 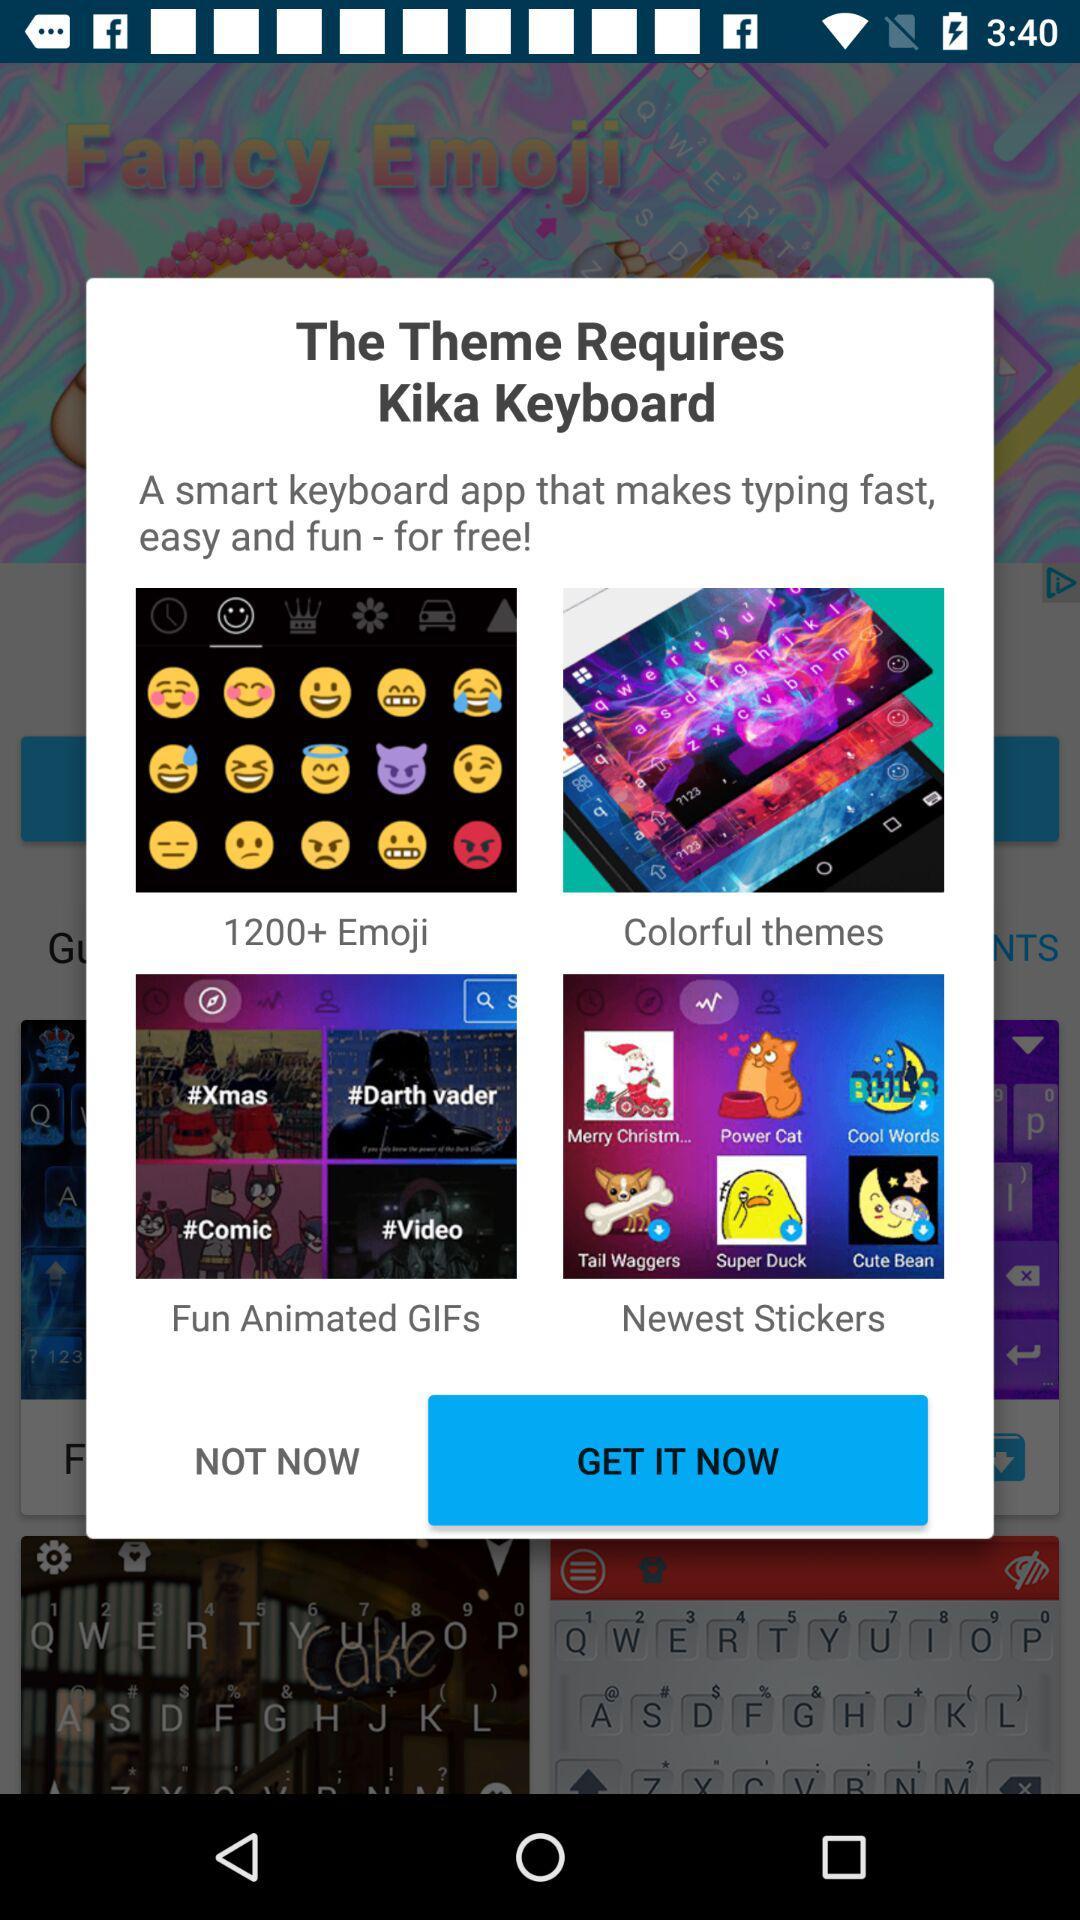 What do you see at coordinates (276, 1460) in the screenshot?
I see `not now item` at bounding box center [276, 1460].